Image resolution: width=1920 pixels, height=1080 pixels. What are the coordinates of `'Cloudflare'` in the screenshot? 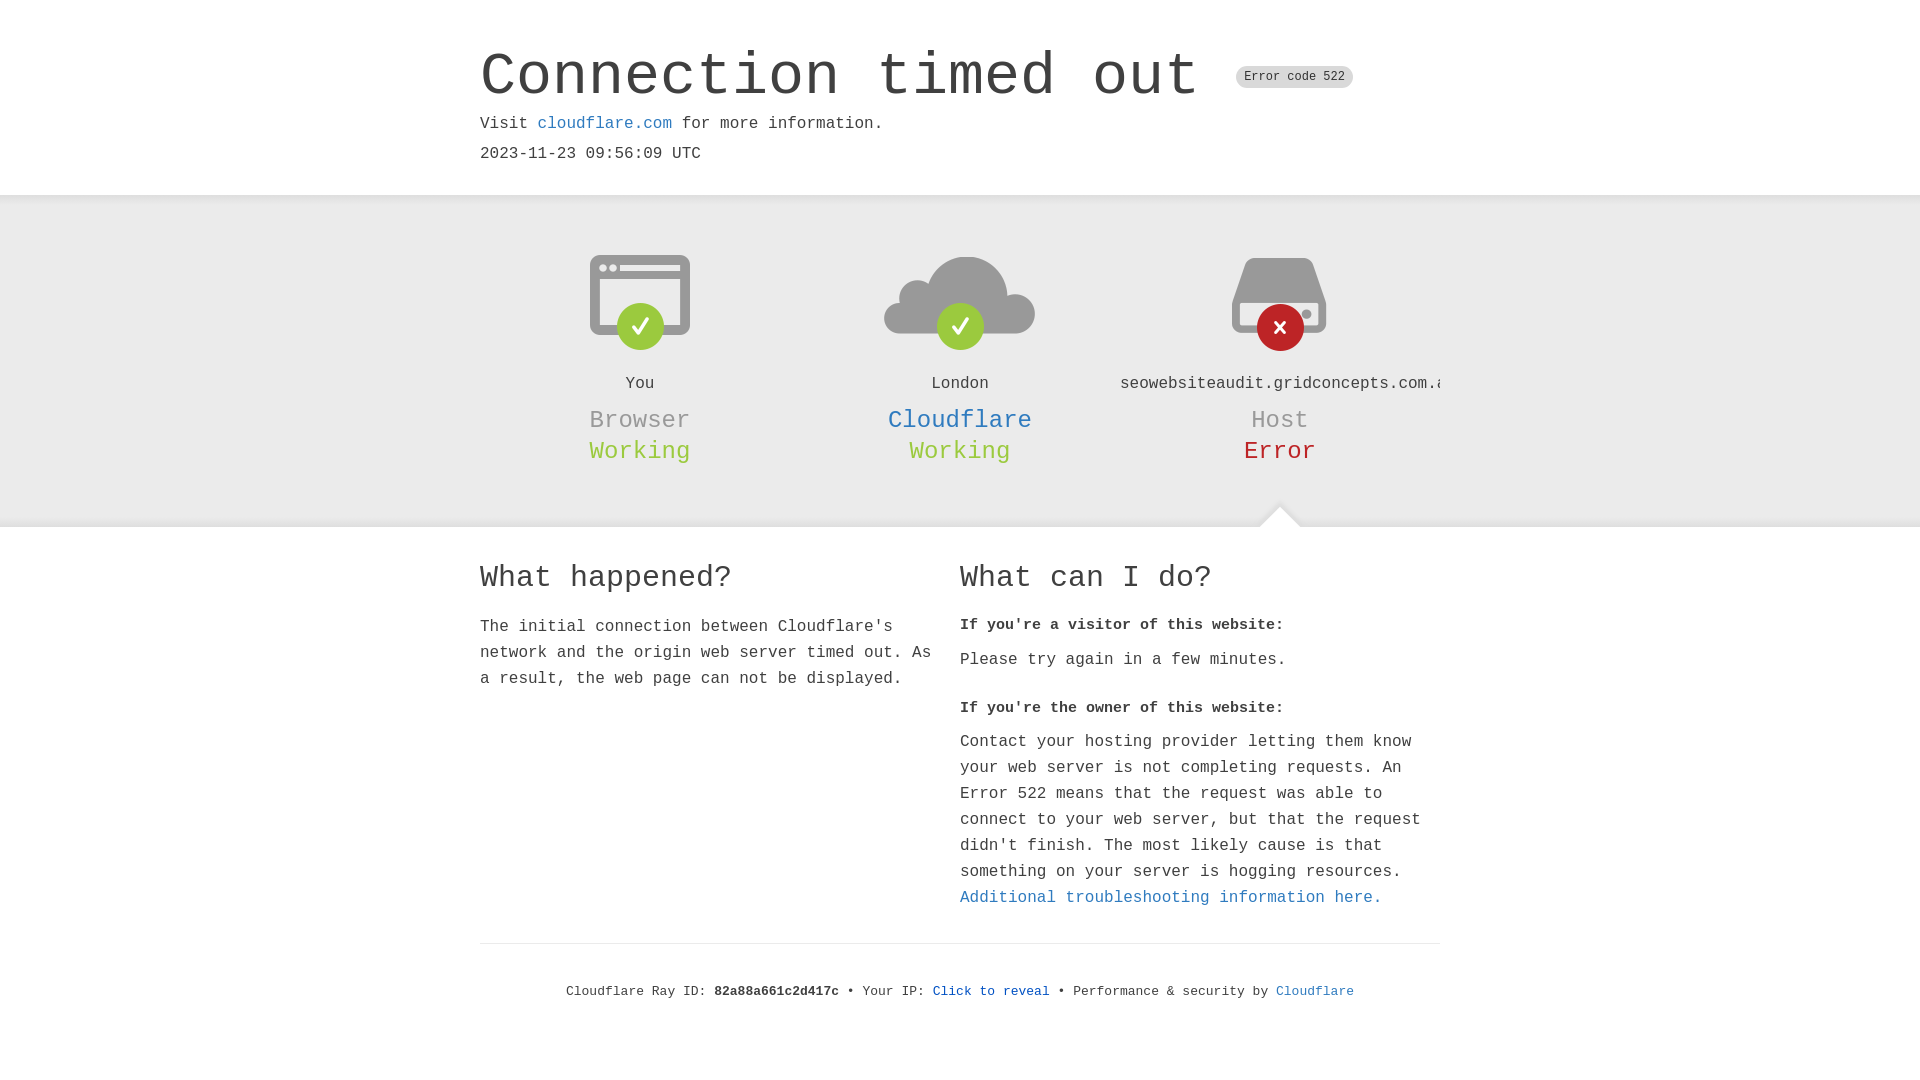 It's located at (1315, 991).